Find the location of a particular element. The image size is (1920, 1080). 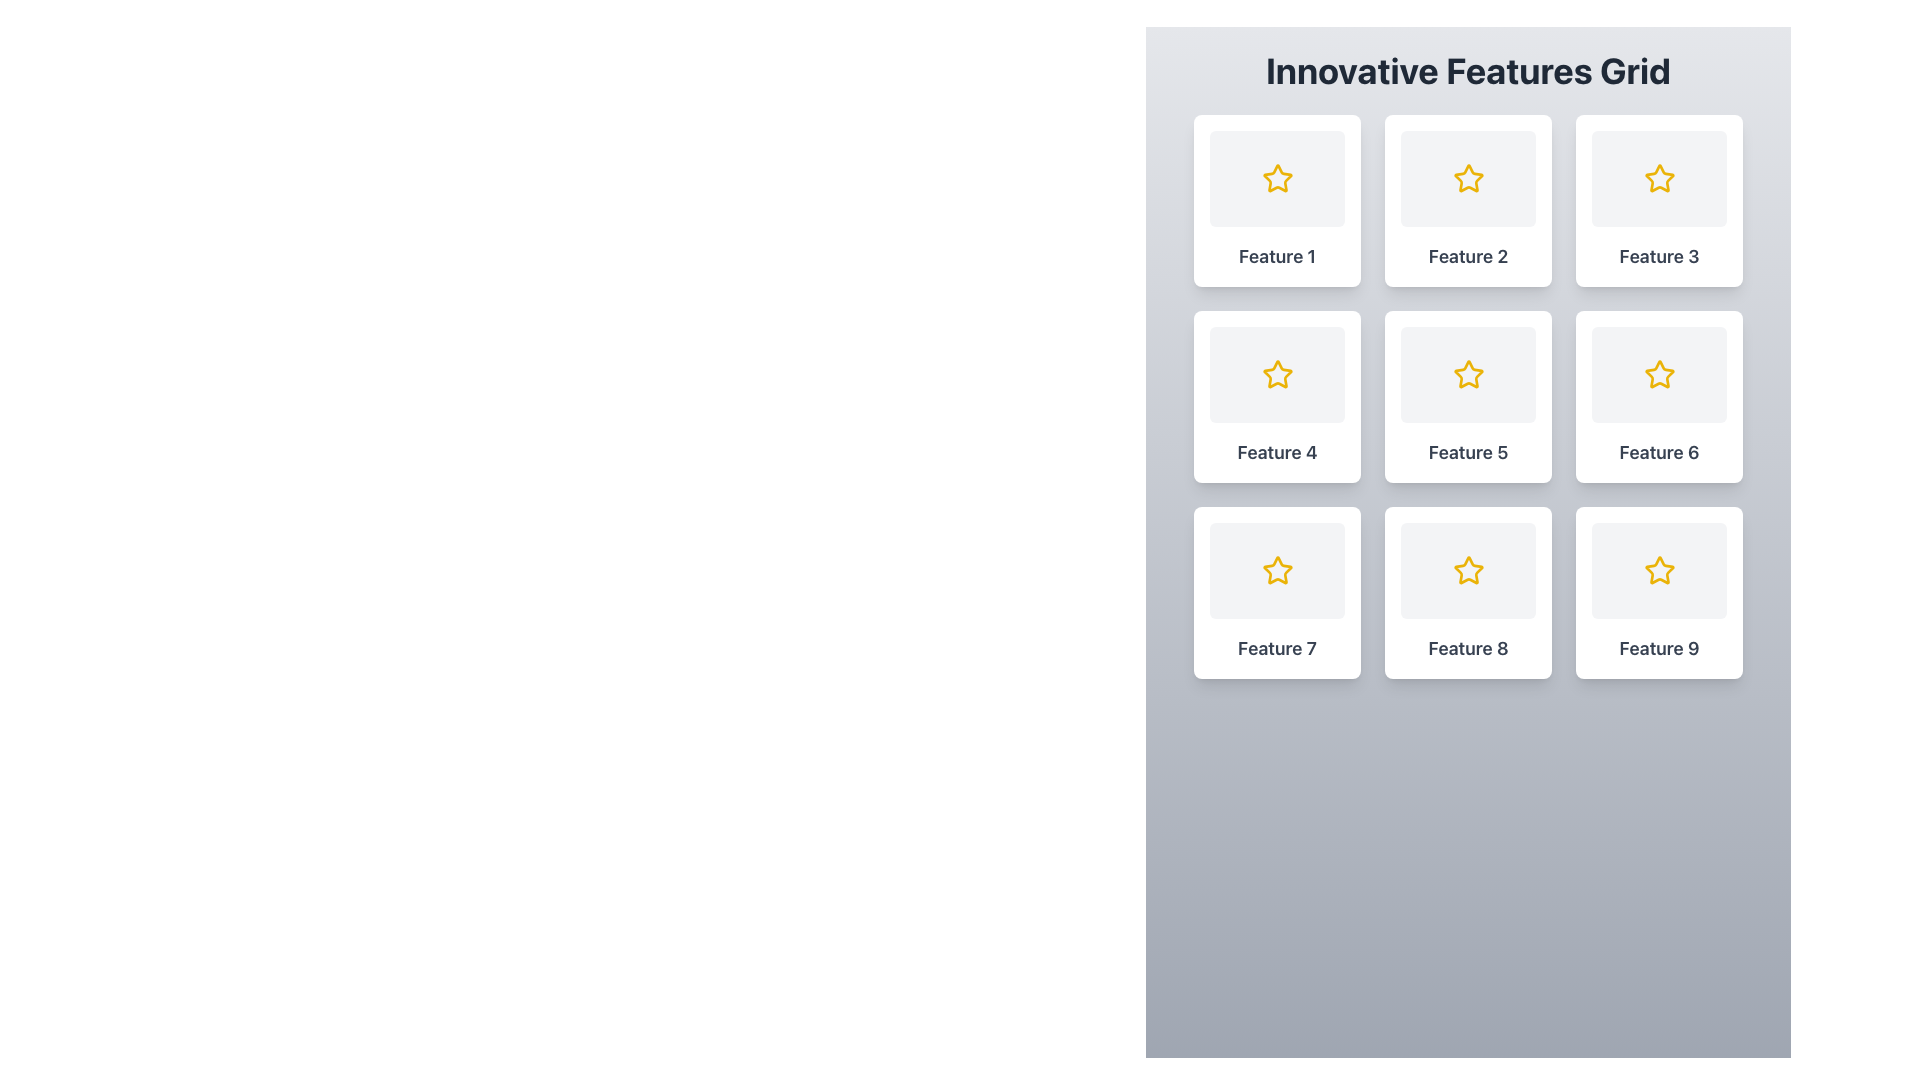

the star icon in the bottom-right corner of the 'Feature 9' grid item is located at coordinates (1659, 570).